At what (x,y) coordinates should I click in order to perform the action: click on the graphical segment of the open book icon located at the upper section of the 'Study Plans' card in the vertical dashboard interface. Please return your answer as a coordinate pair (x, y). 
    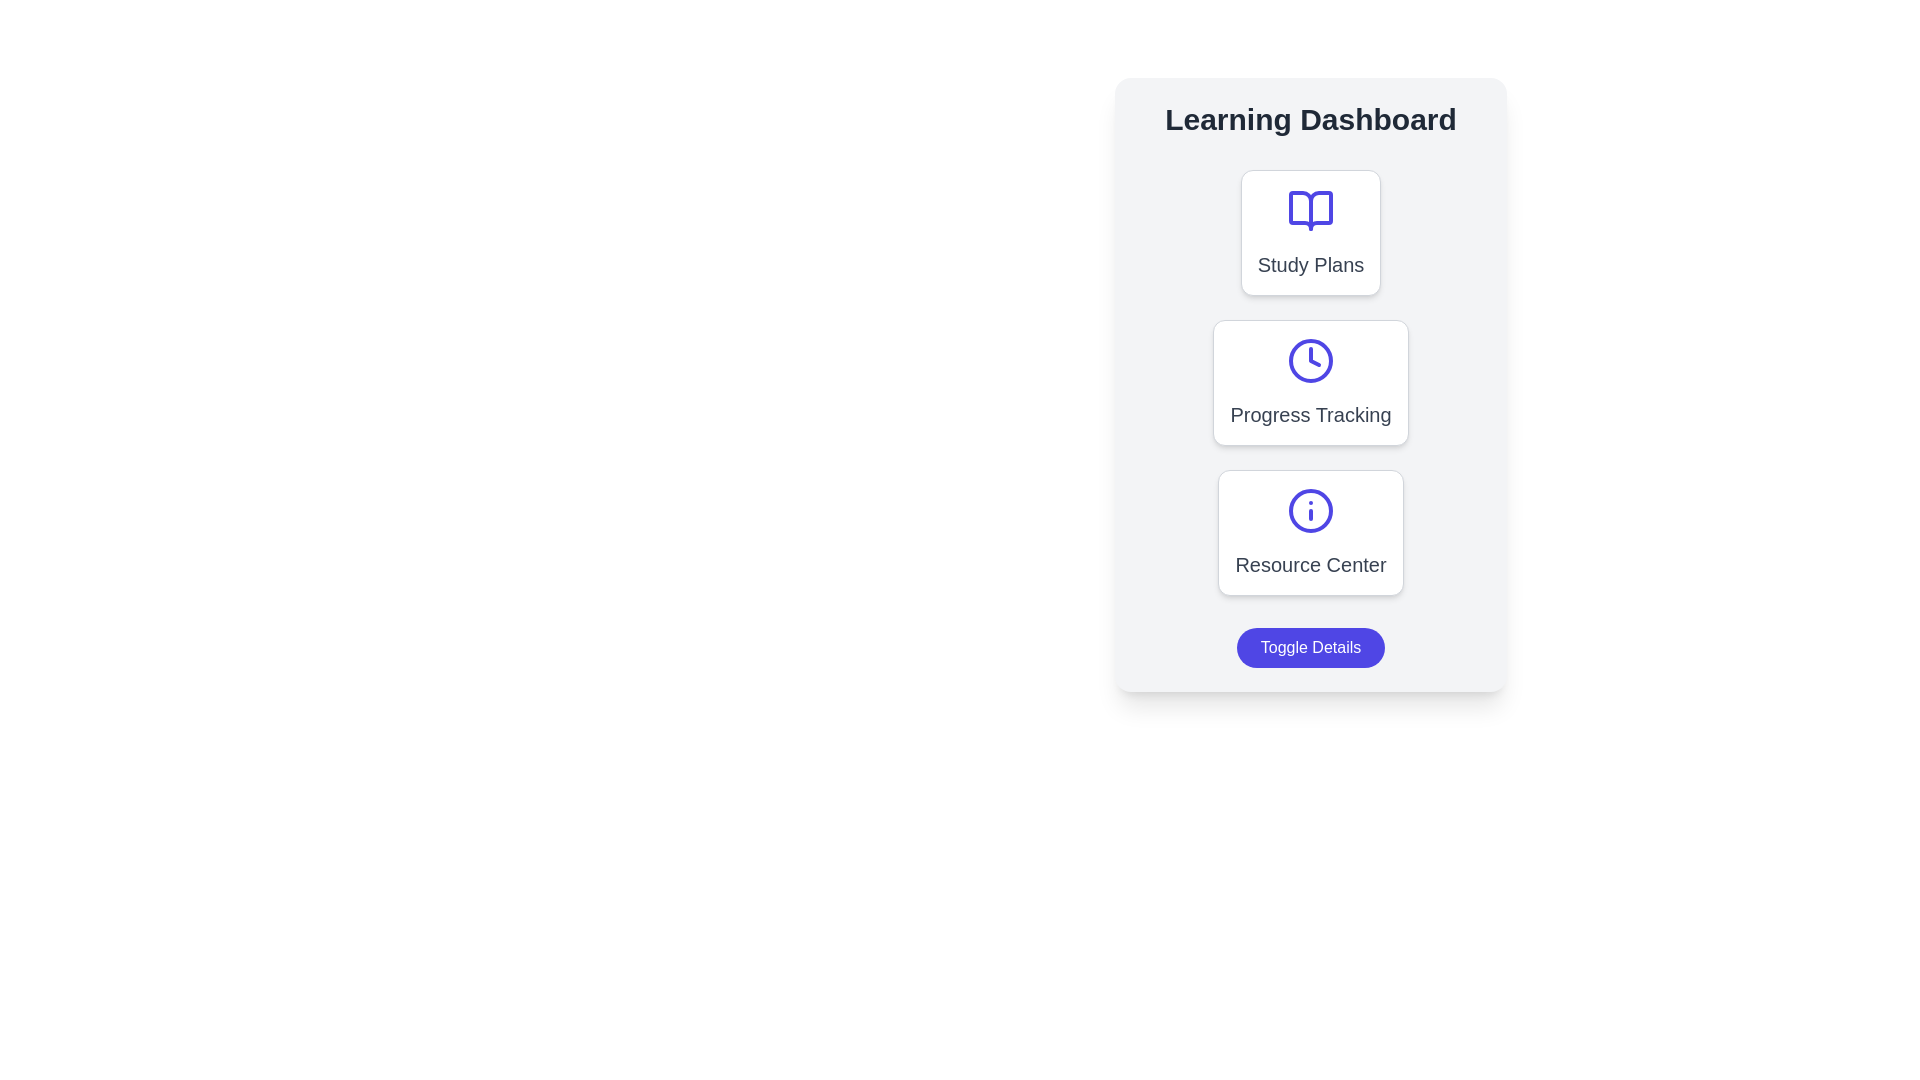
    Looking at the image, I should click on (1310, 211).